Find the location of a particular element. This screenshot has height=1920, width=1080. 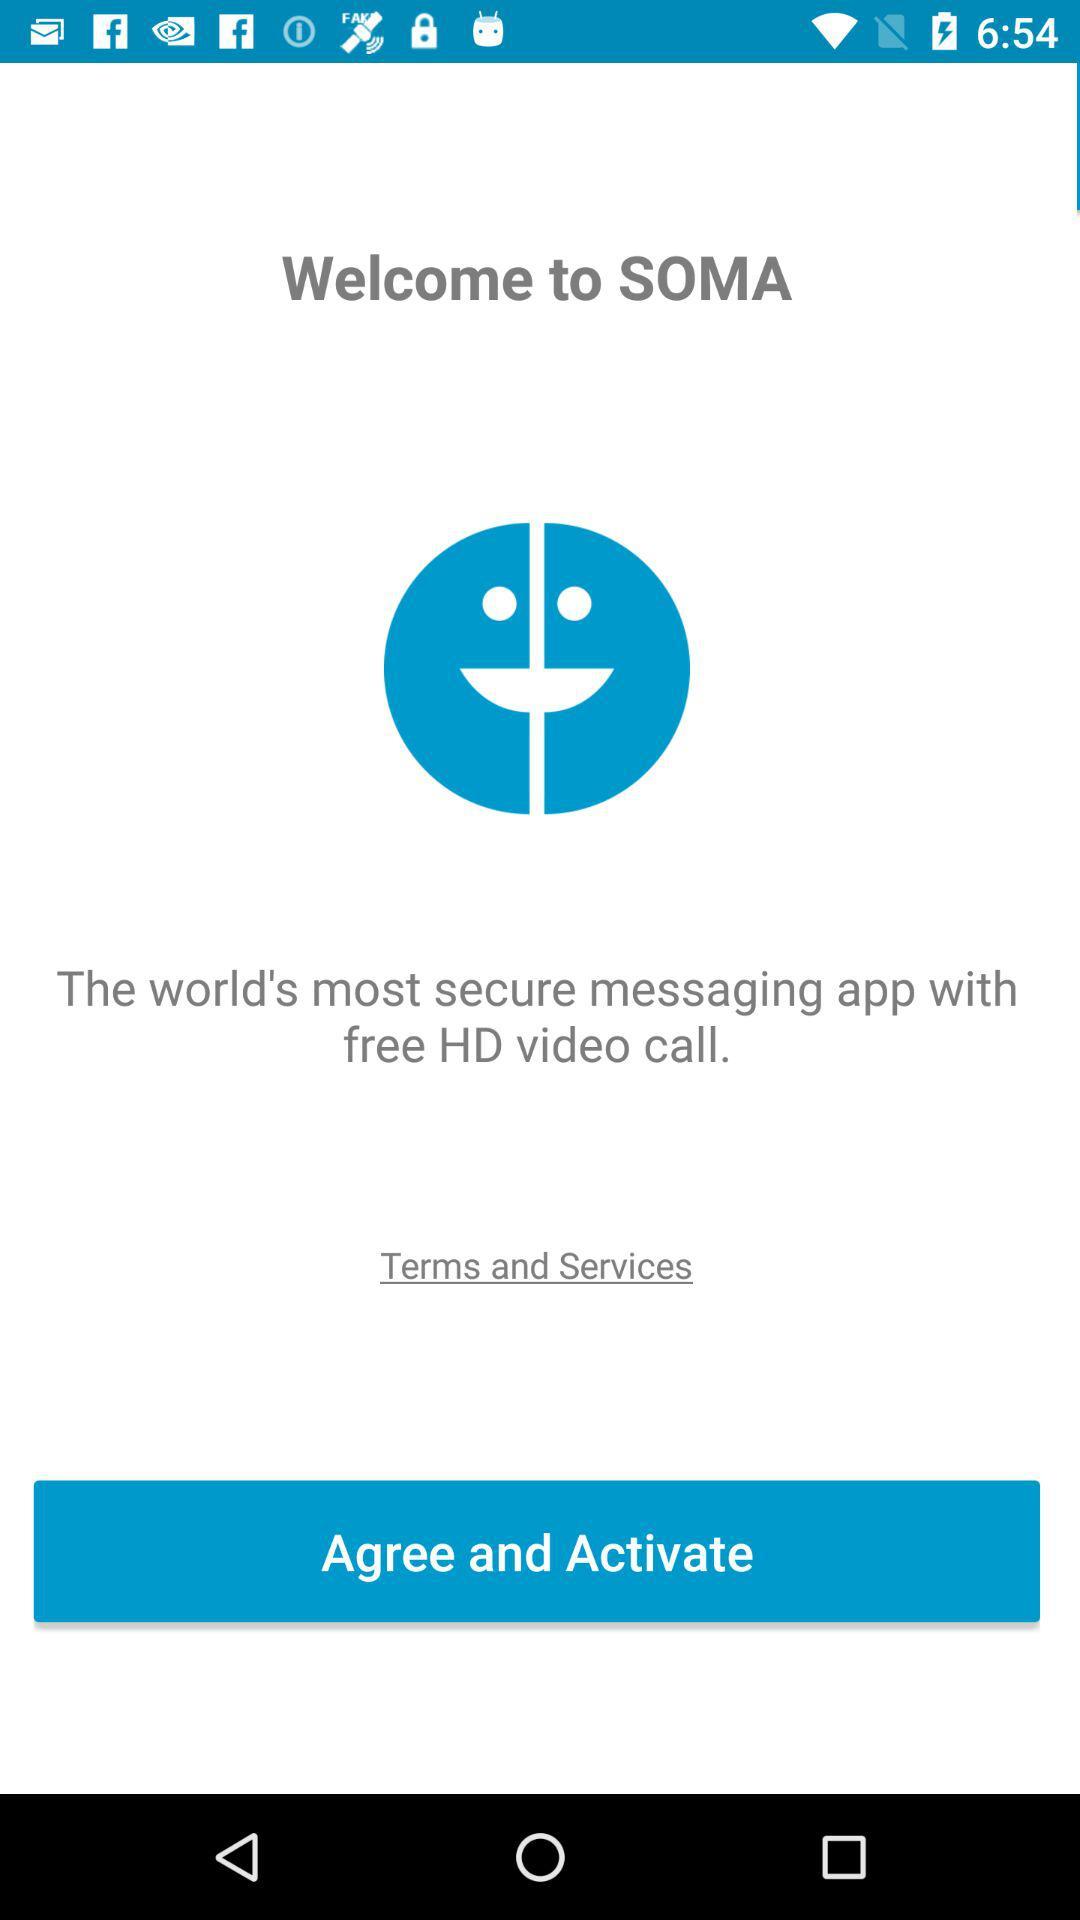

item above the agree and activate icon is located at coordinates (538, 1263).